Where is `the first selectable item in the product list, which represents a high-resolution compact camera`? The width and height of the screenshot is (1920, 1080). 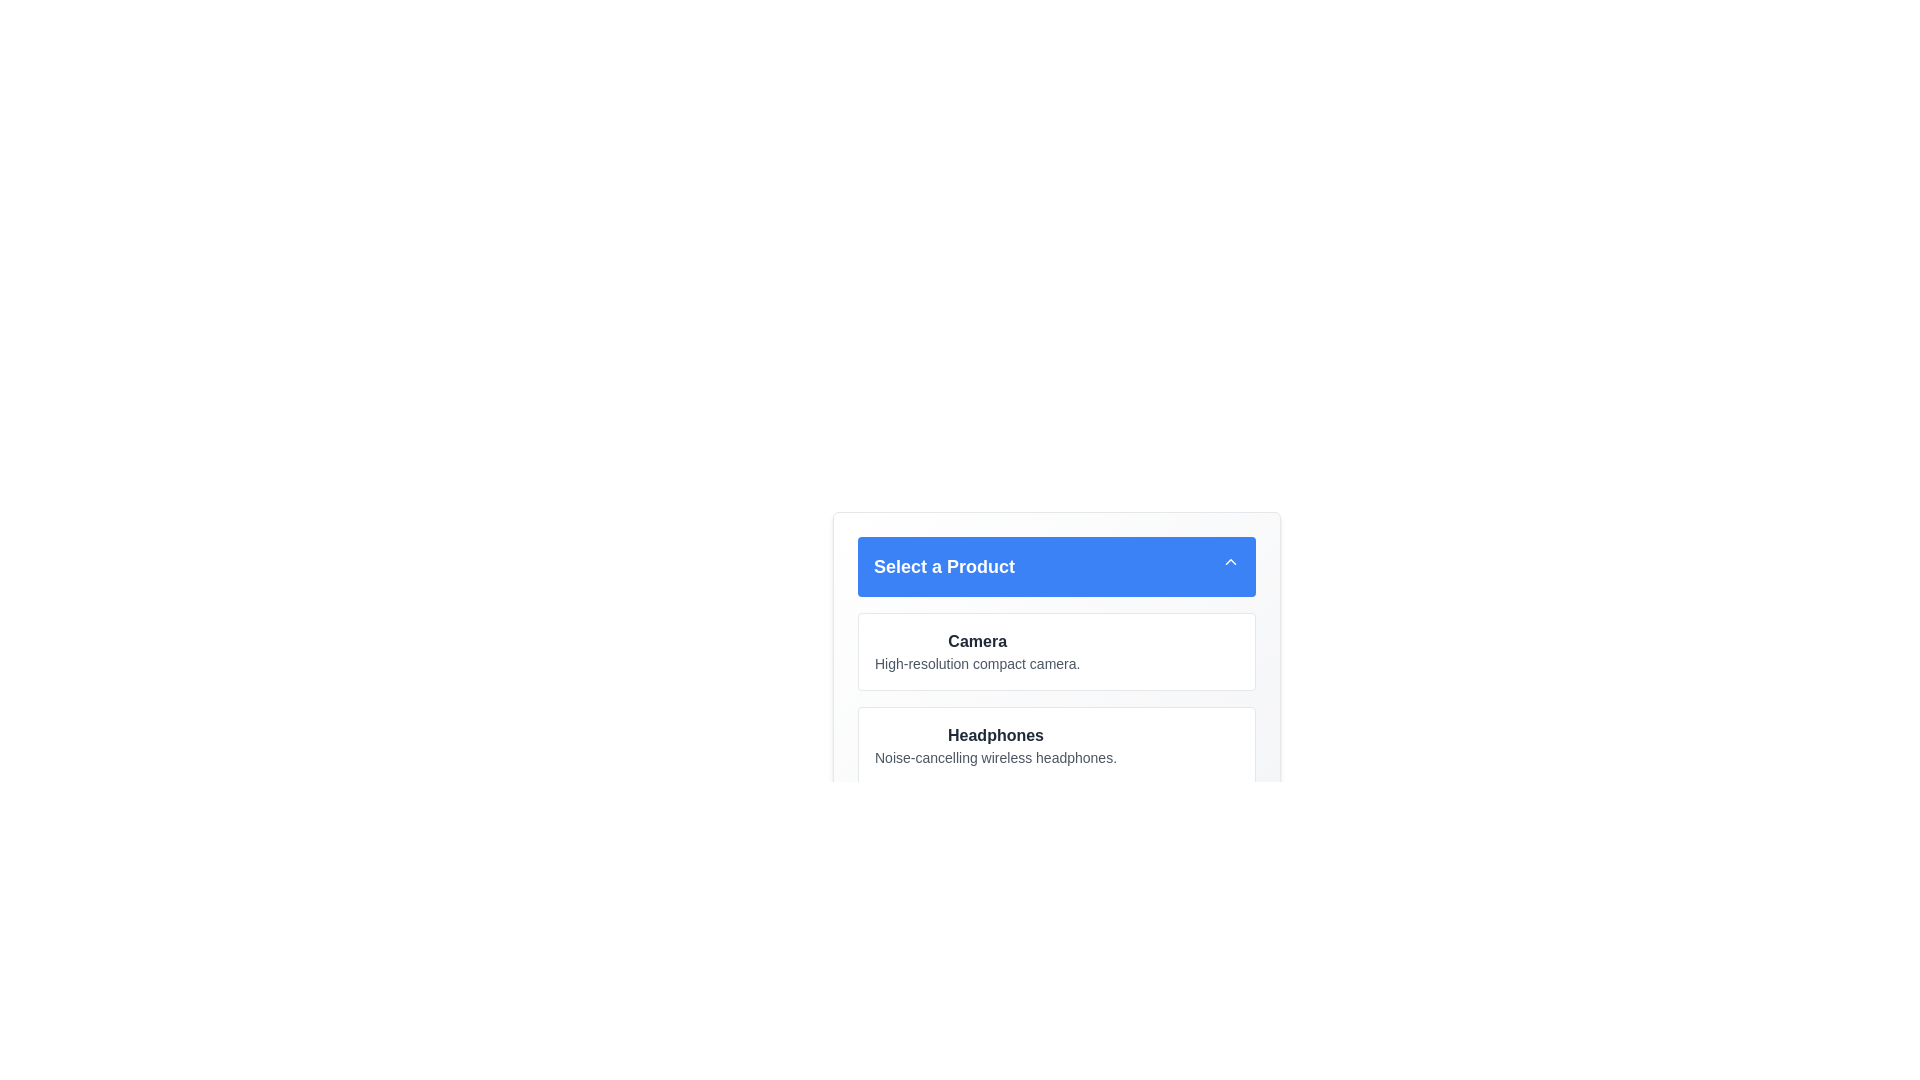
the first selectable item in the product list, which represents a high-resolution compact camera is located at coordinates (1055, 651).